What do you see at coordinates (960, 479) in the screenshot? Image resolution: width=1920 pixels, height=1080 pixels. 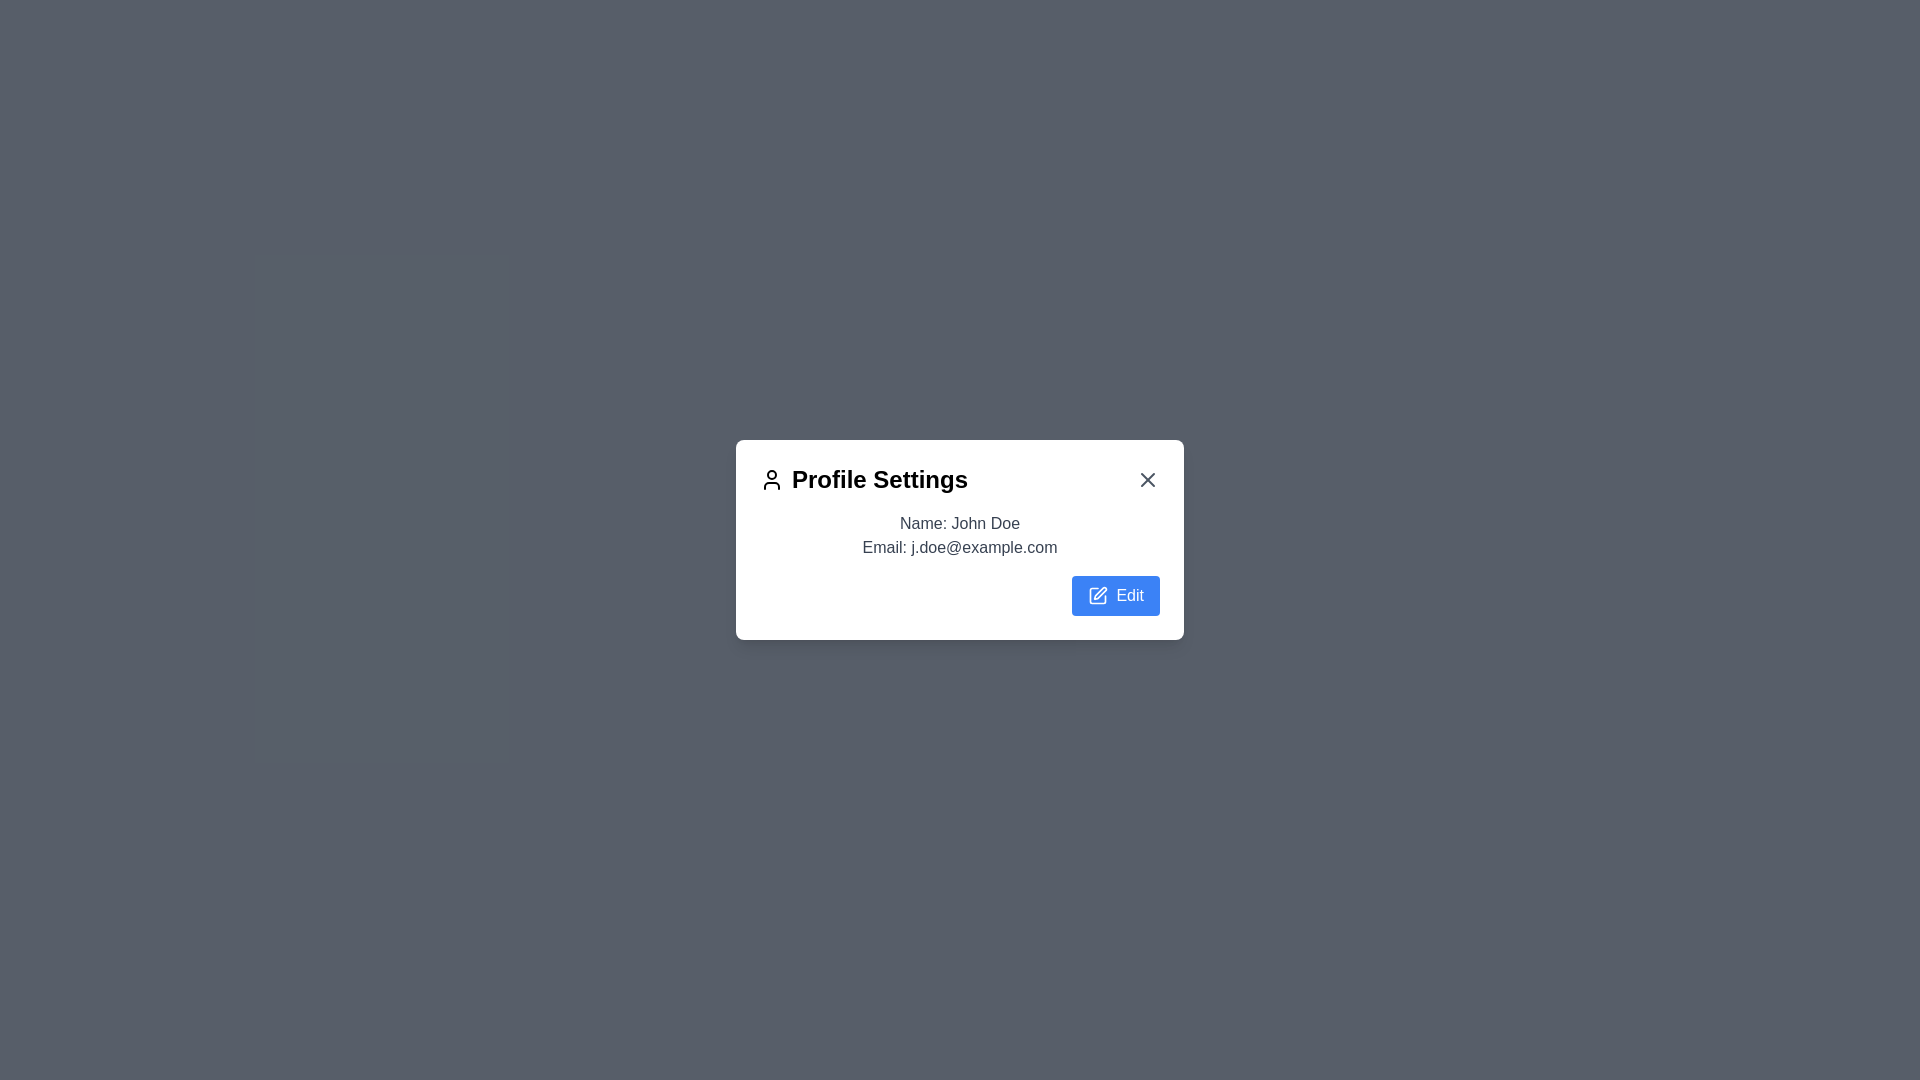 I see `the title text 'Profile Settings' in the Header section` at bounding box center [960, 479].